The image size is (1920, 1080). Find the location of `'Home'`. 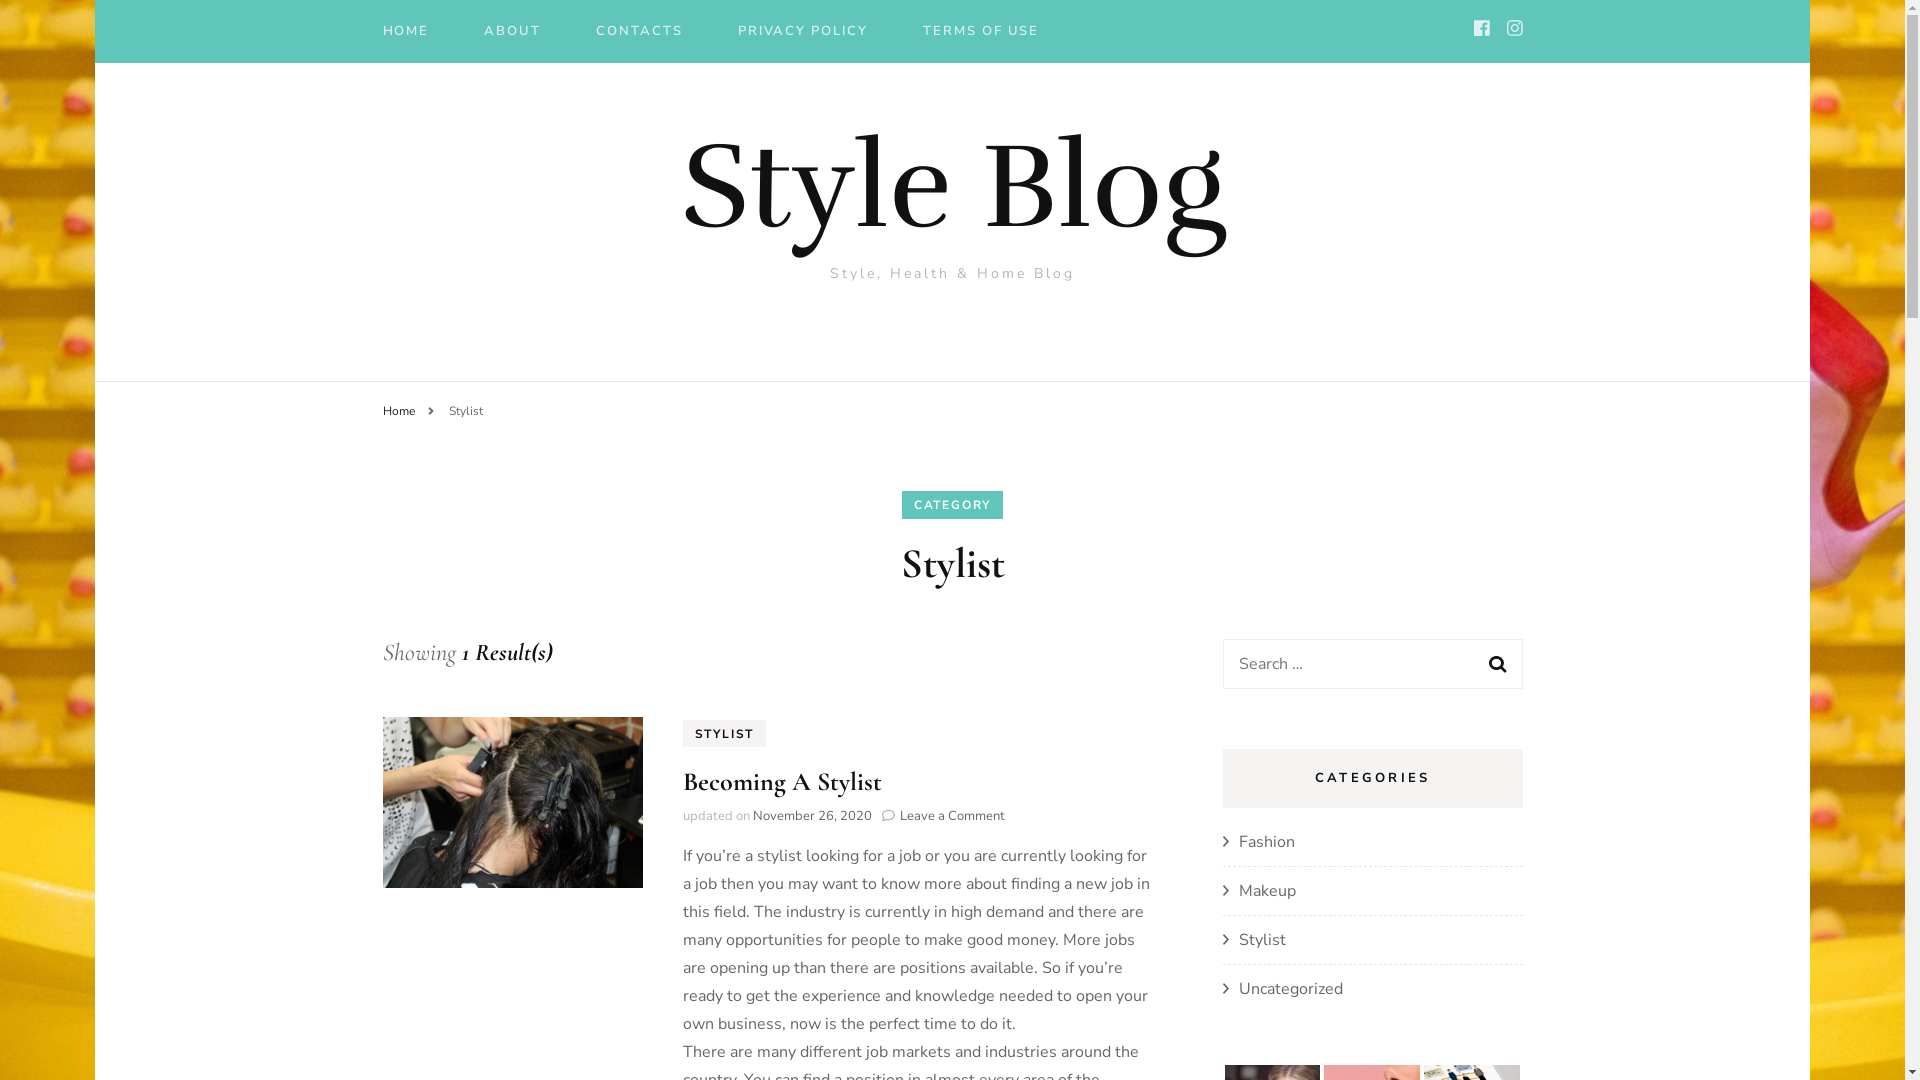

'Home' is located at coordinates (398, 410).